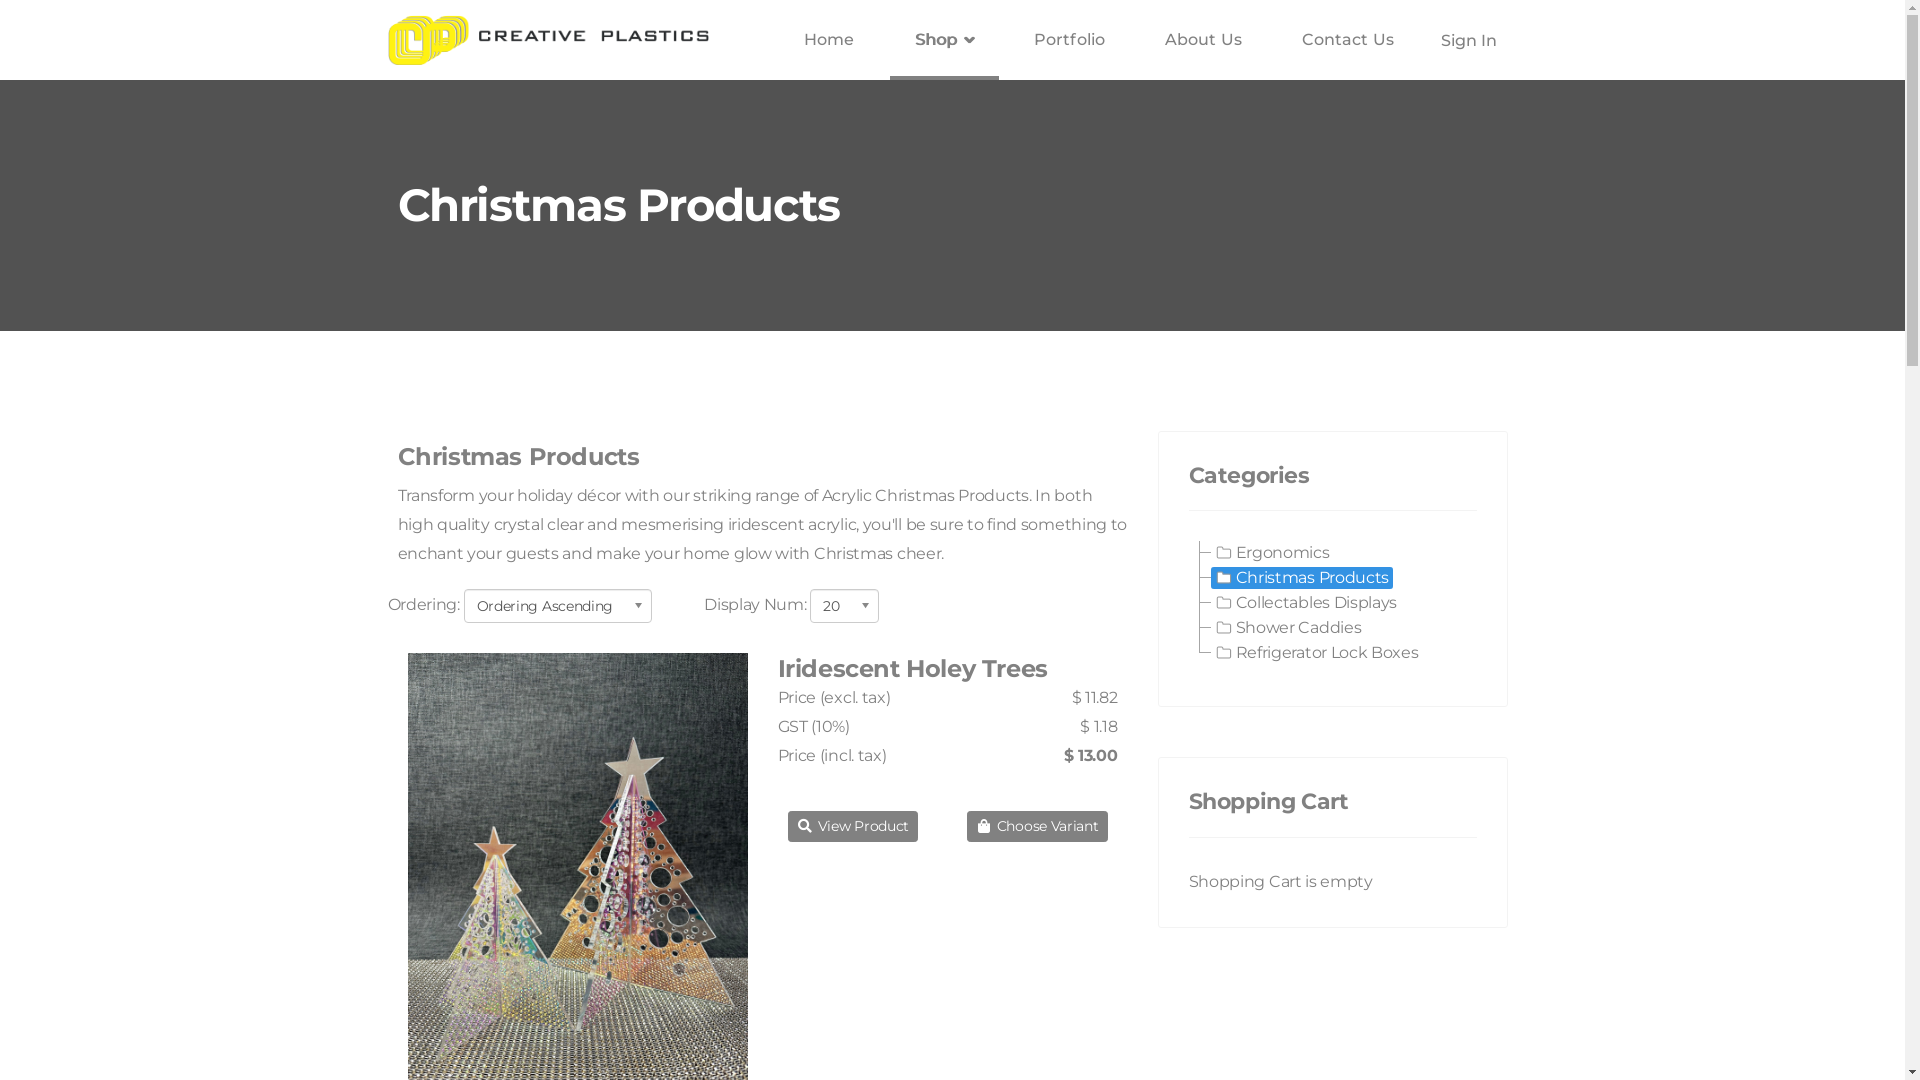  Describe the element at coordinates (1270, 552) in the screenshot. I see `'Ergonomics'` at that location.